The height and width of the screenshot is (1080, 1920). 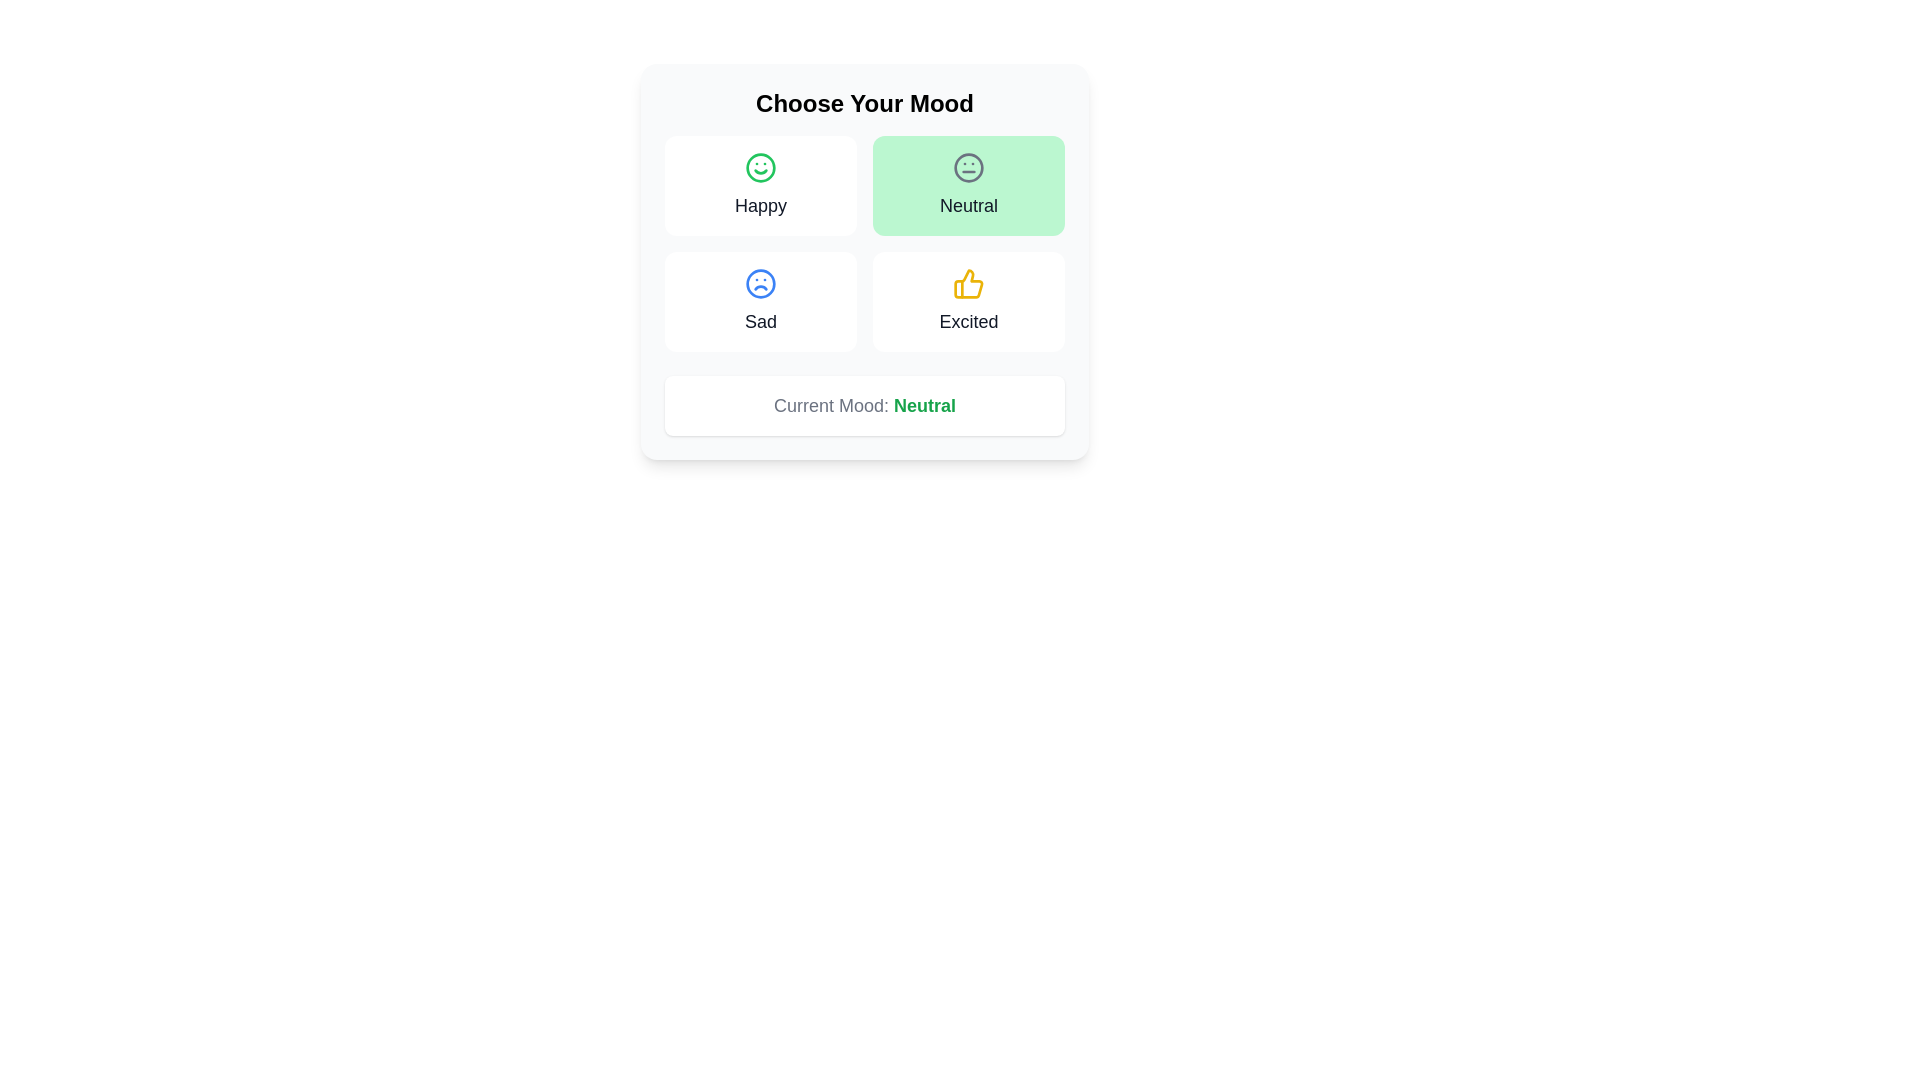 I want to click on the green smiley face icon, which is located above the text label 'Happy' and to the left of the 'Neutral' mood icon, so click(x=760, y=167).